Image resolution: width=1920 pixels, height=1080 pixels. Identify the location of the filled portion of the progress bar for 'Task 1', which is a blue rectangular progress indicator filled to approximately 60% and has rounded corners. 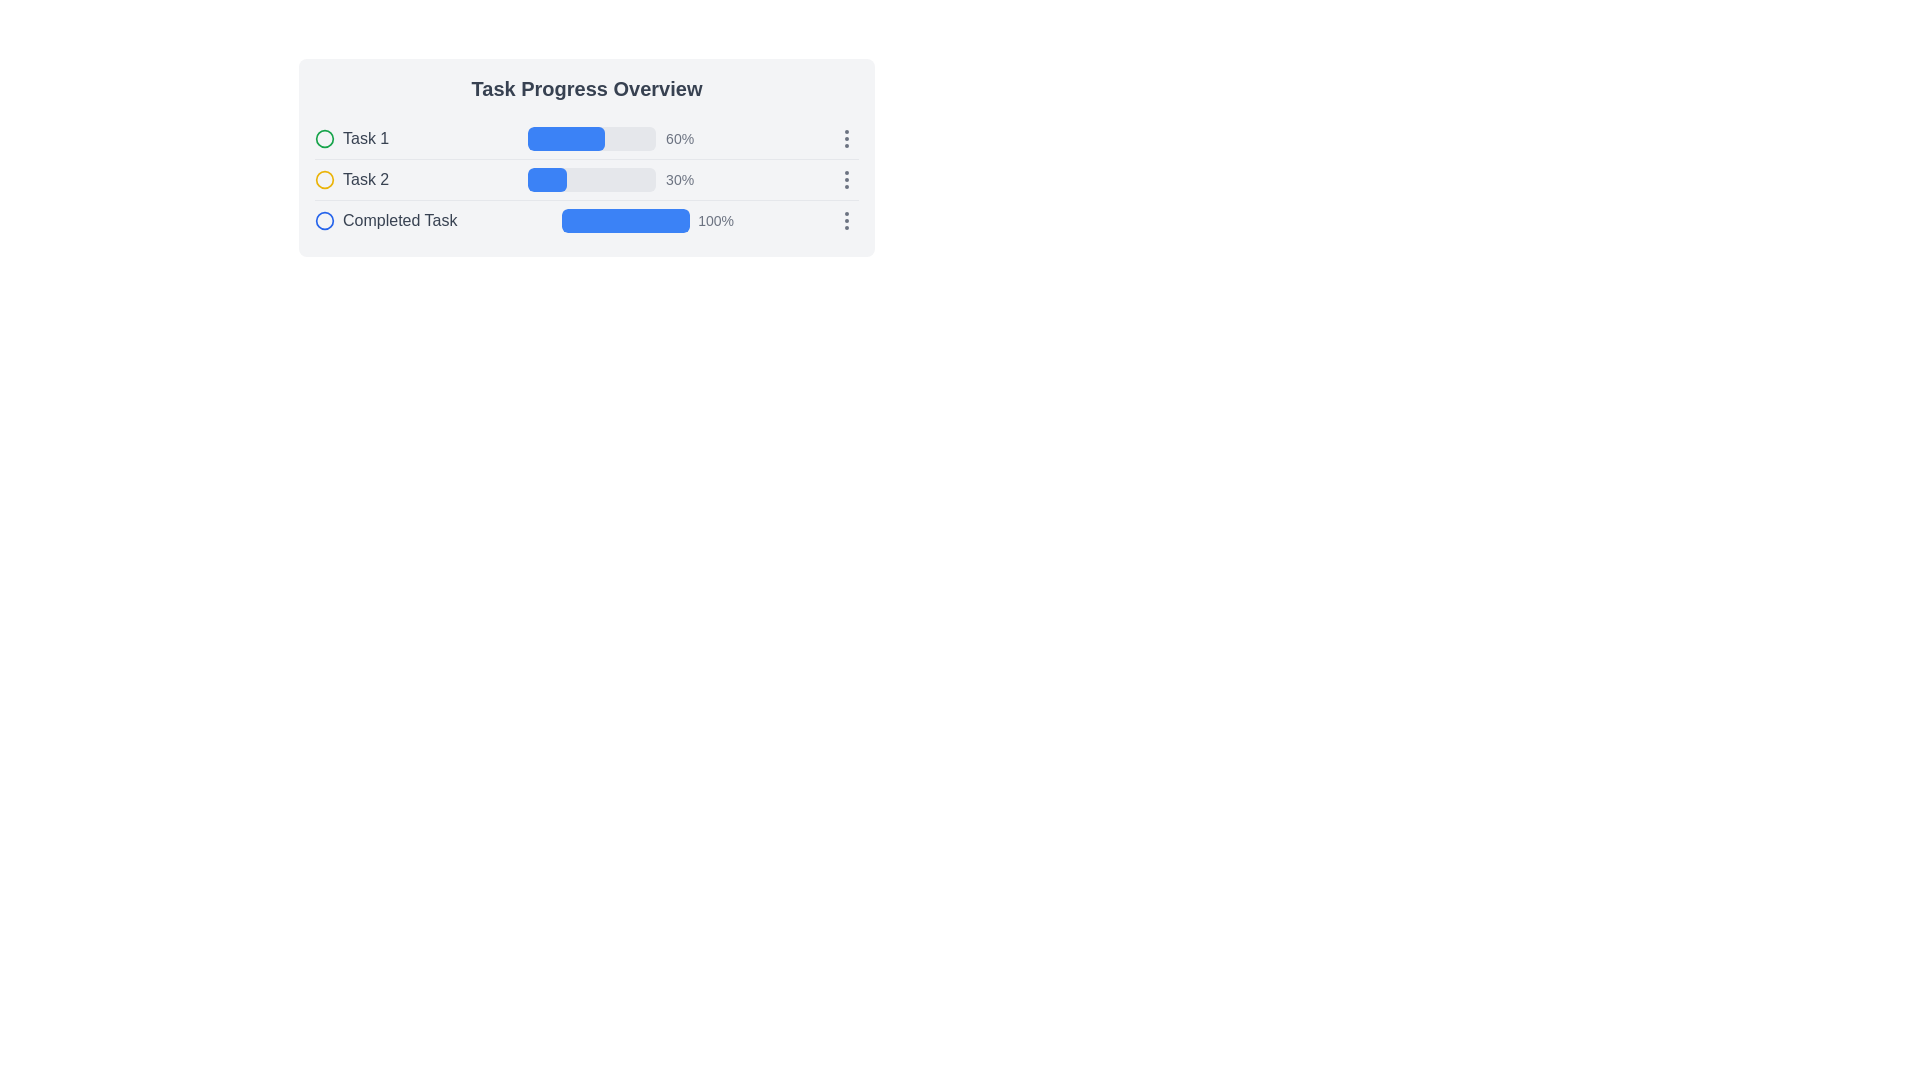
(565, 137).